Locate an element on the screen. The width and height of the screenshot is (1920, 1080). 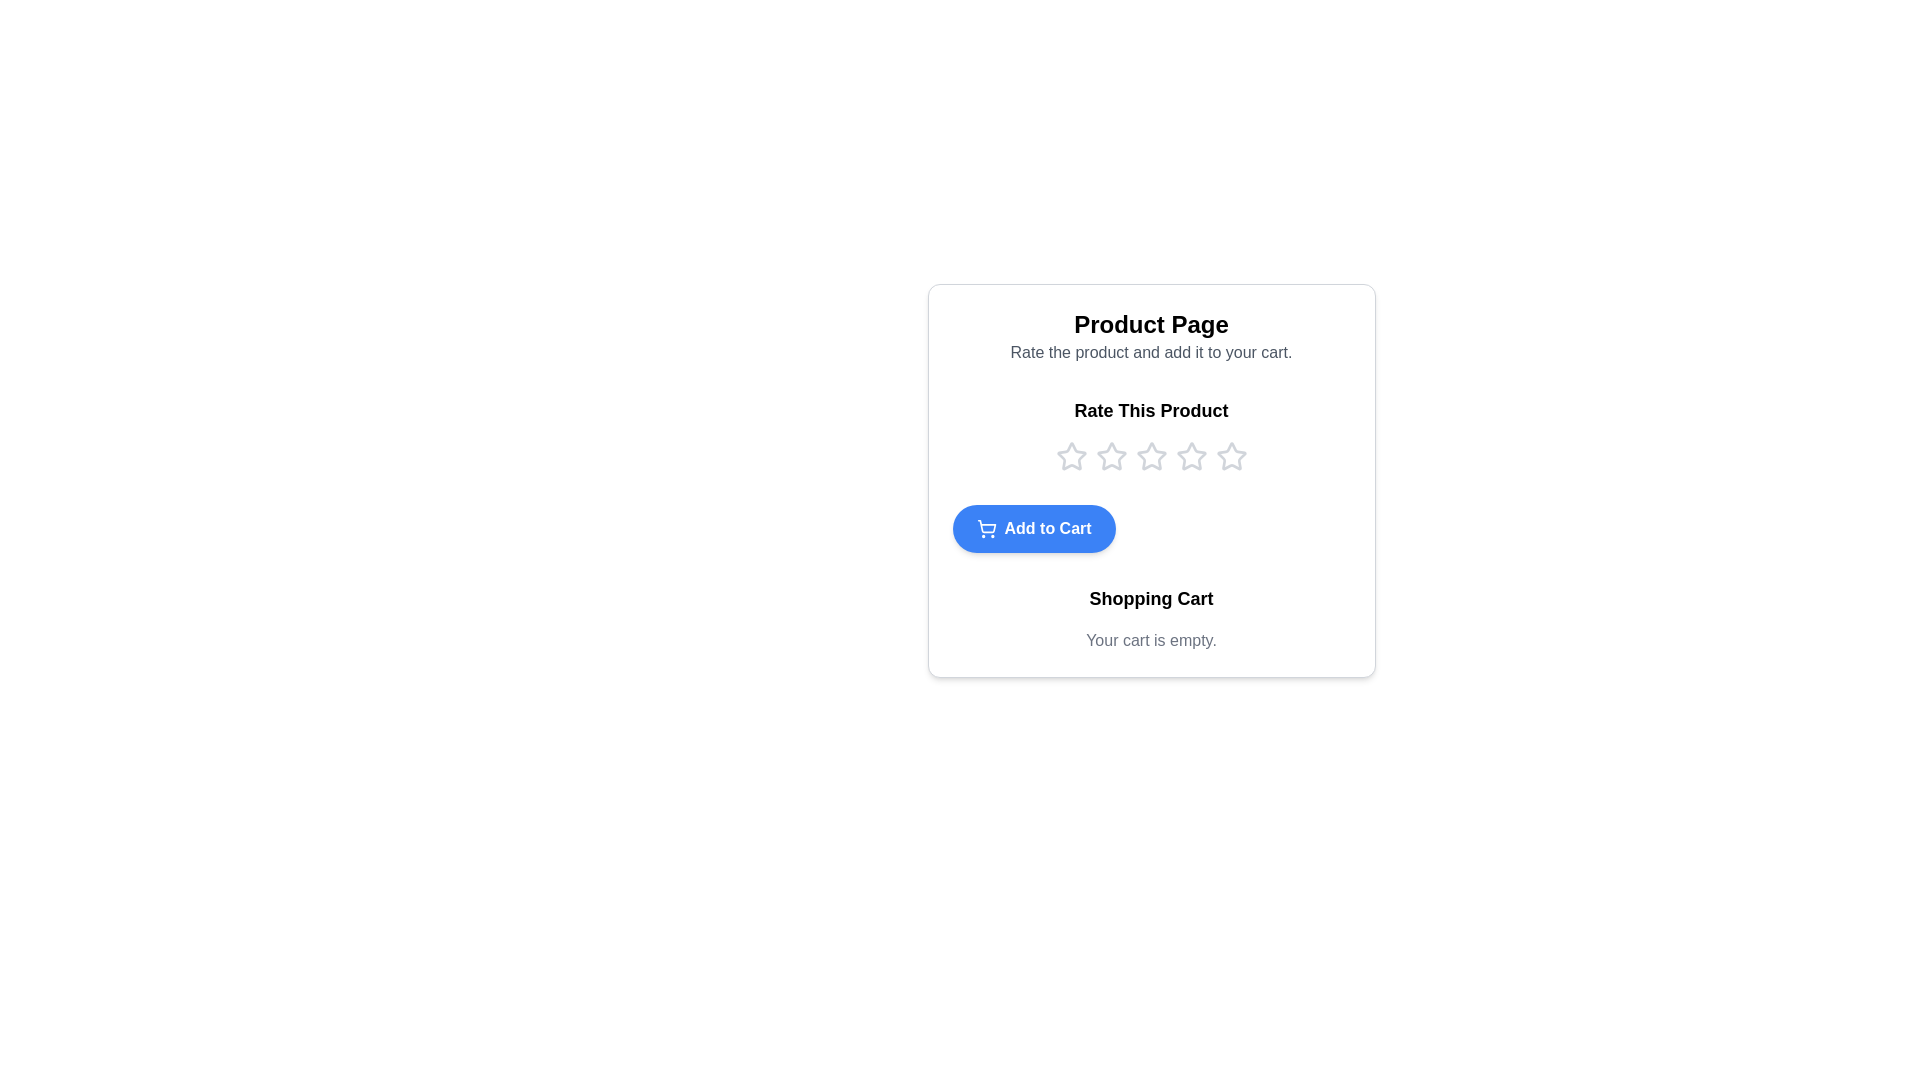
the shopping cart icon, which visually represents the 'Add to Cart' functionality located to the left of the 'Add to Cart' button is located at coordinates (986, 525).